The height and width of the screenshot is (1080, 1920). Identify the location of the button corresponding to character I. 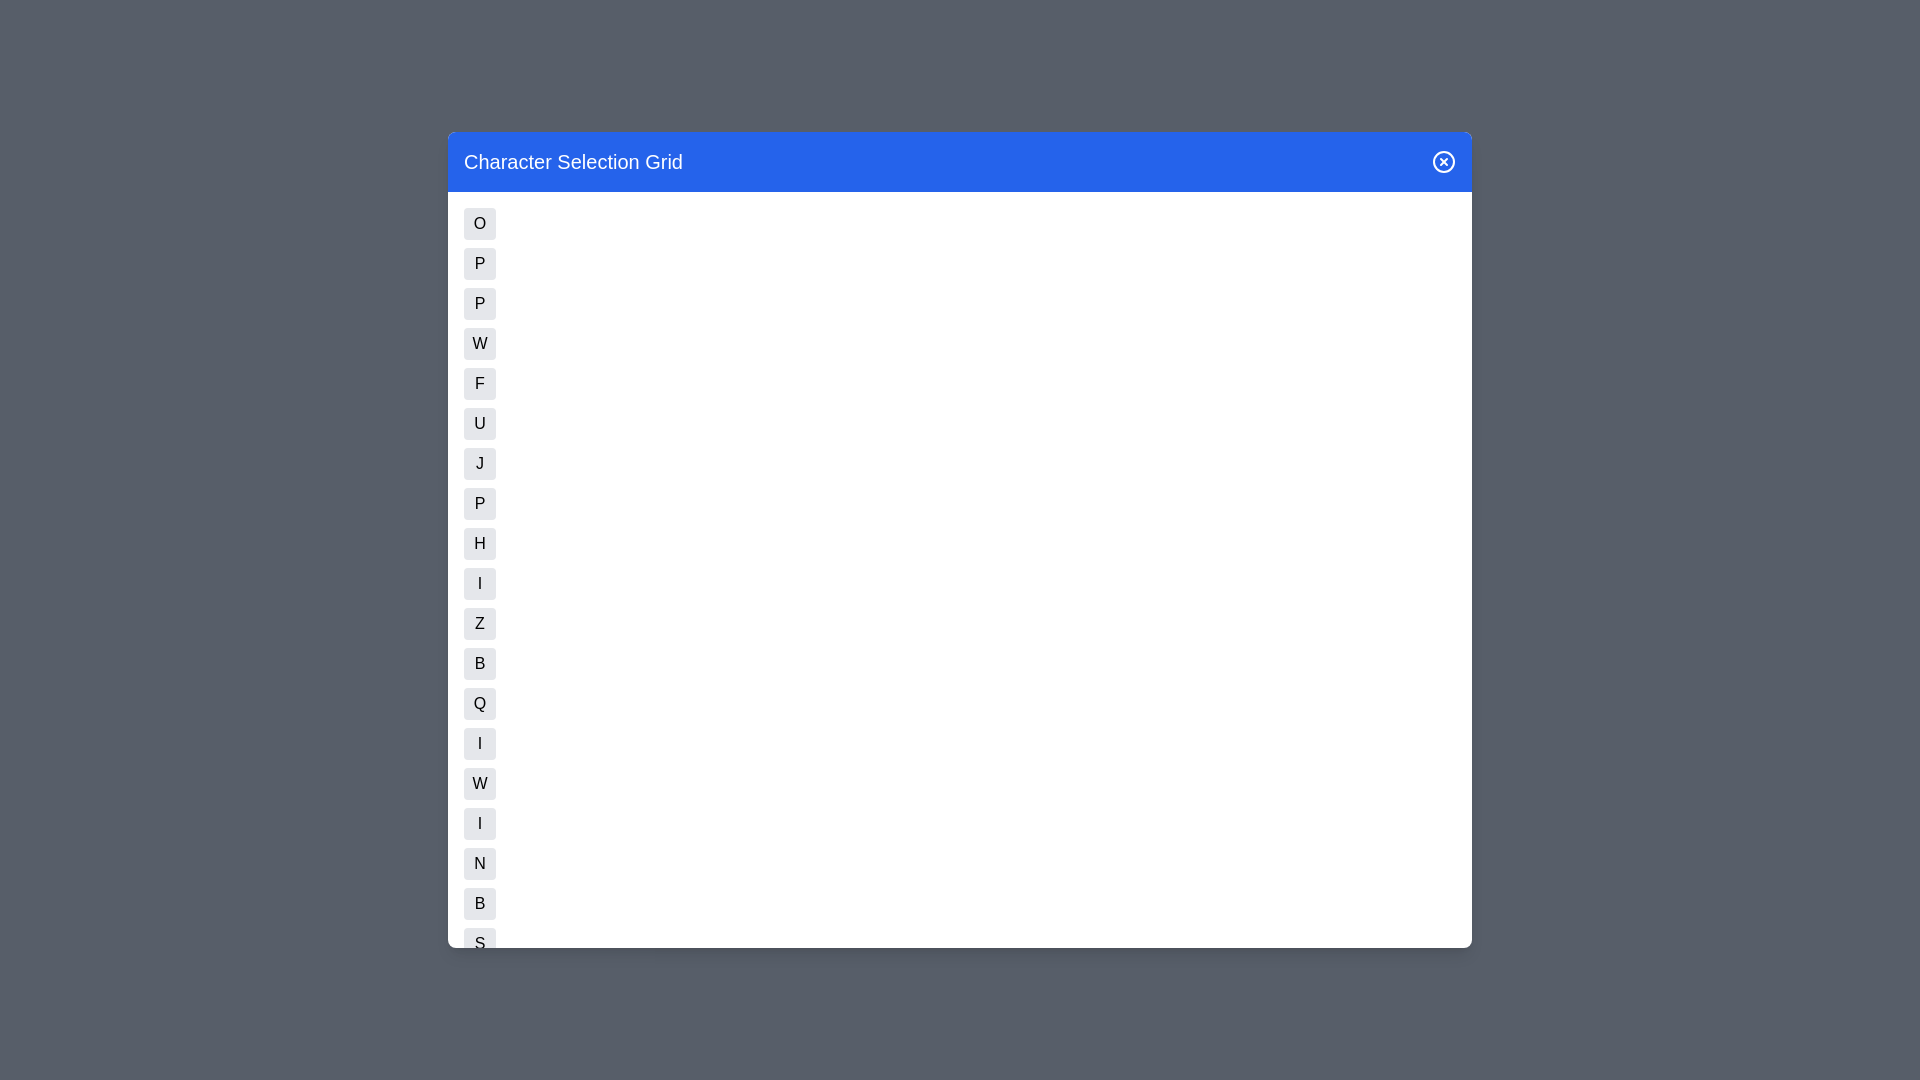
(480, 744).